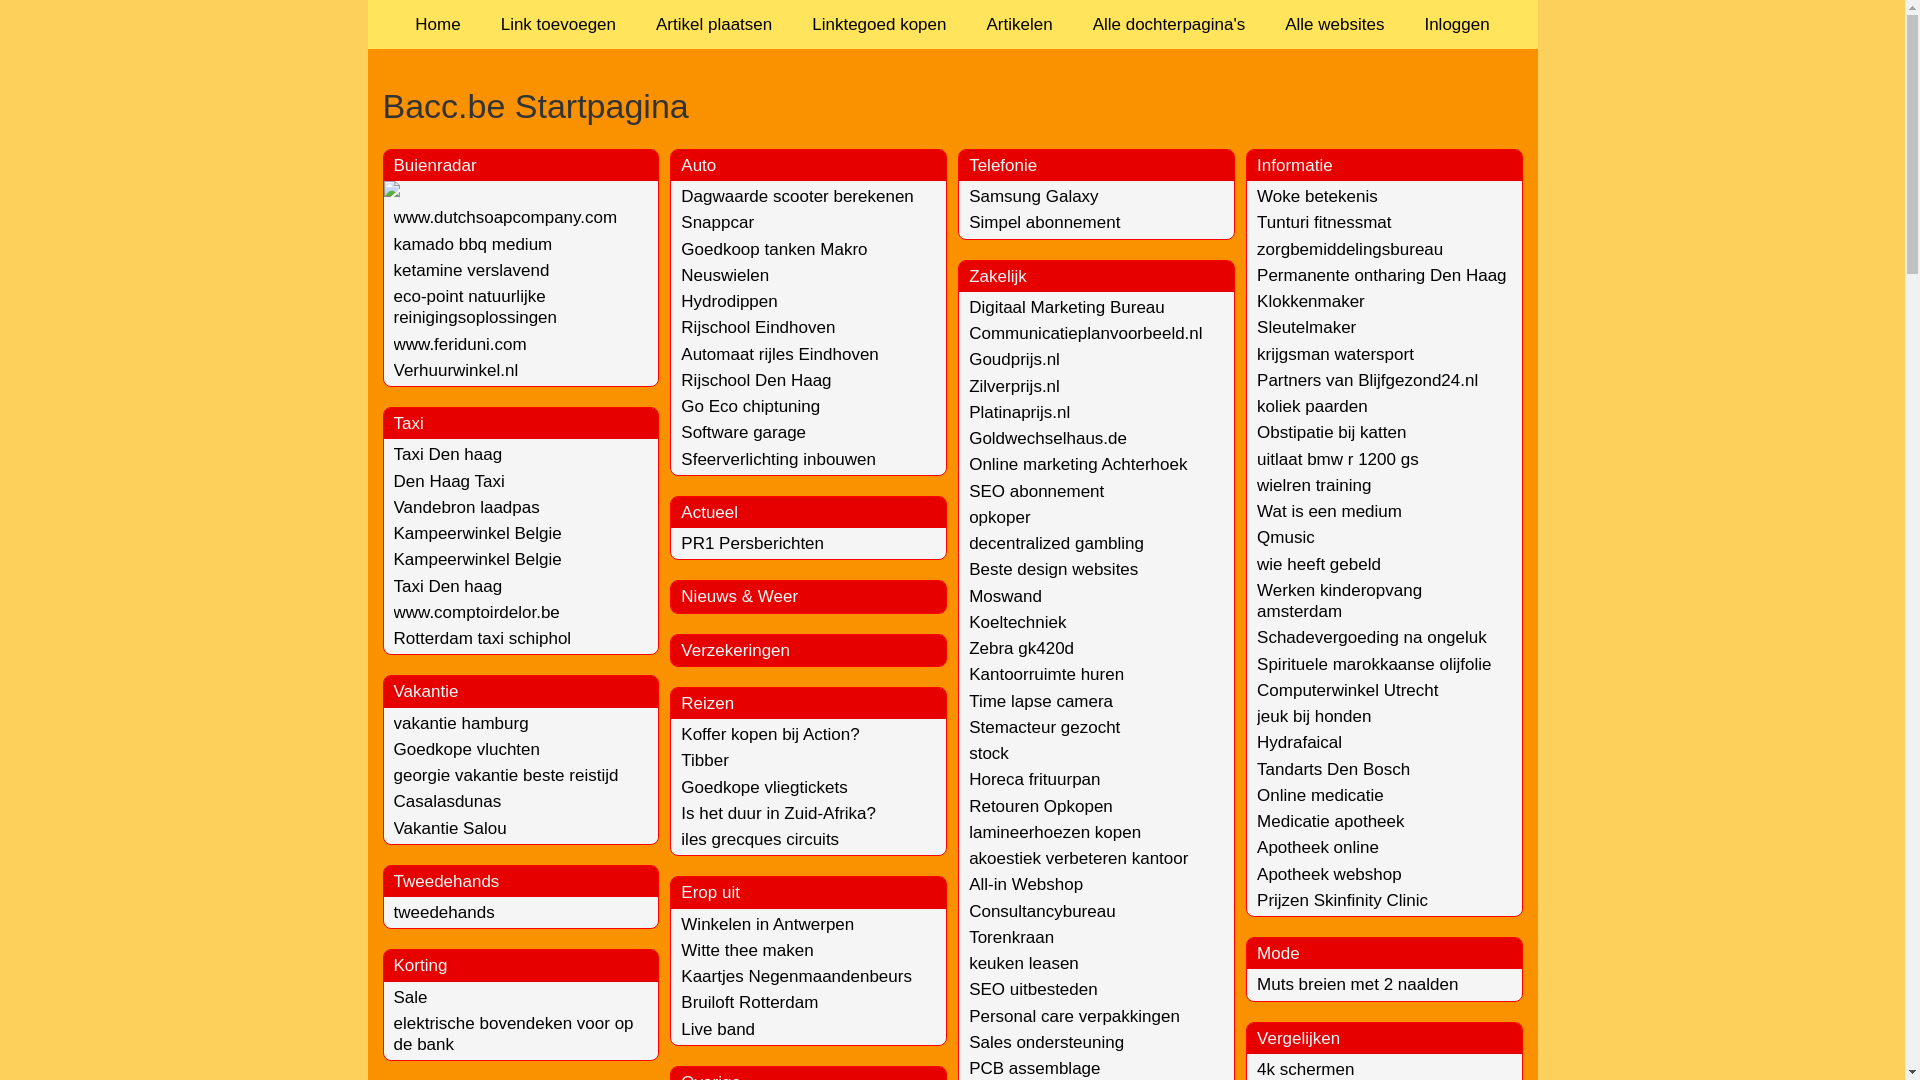 The image size is (1920, 1080). Describe the element at coordinates (1011, 937) in the screenshot. I see `'Torenkraan'` at that location.